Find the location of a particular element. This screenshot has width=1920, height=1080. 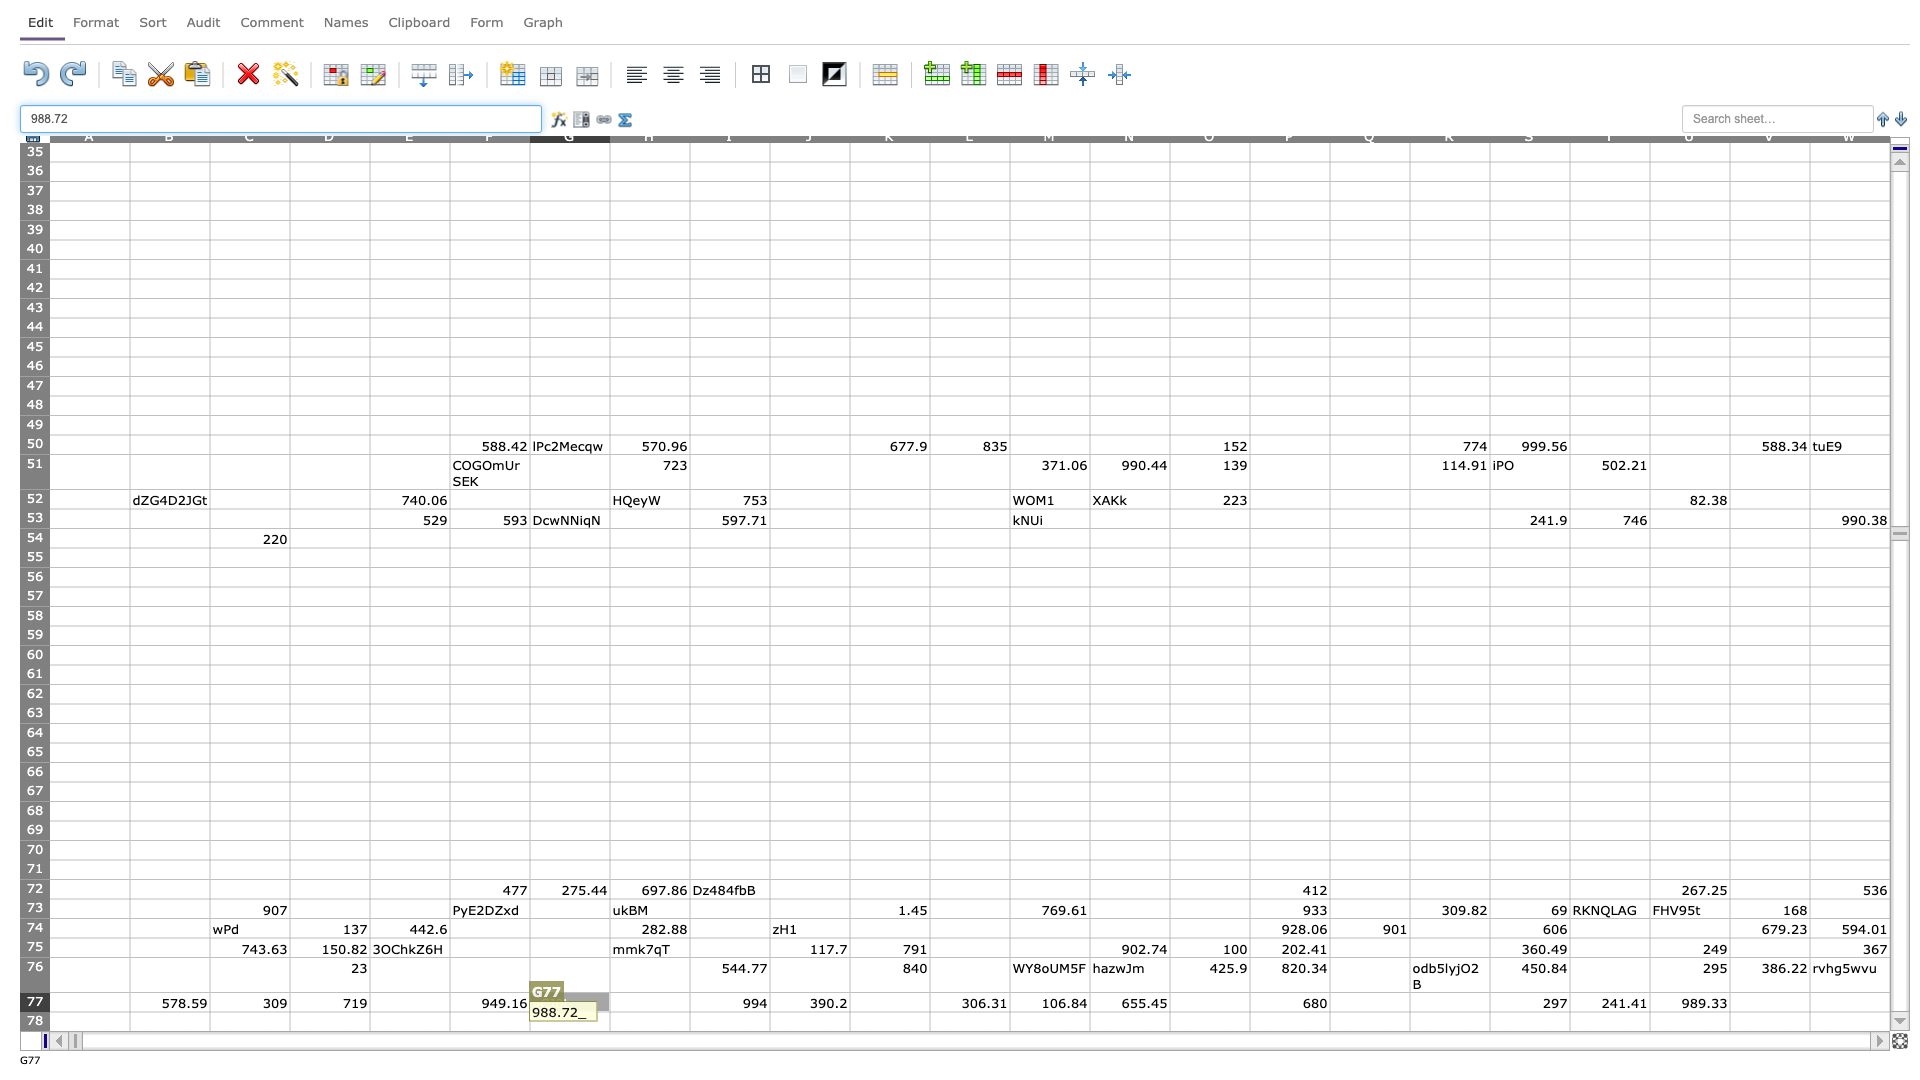

Top left corner at position H78 is located at coordinates (608, 1011).